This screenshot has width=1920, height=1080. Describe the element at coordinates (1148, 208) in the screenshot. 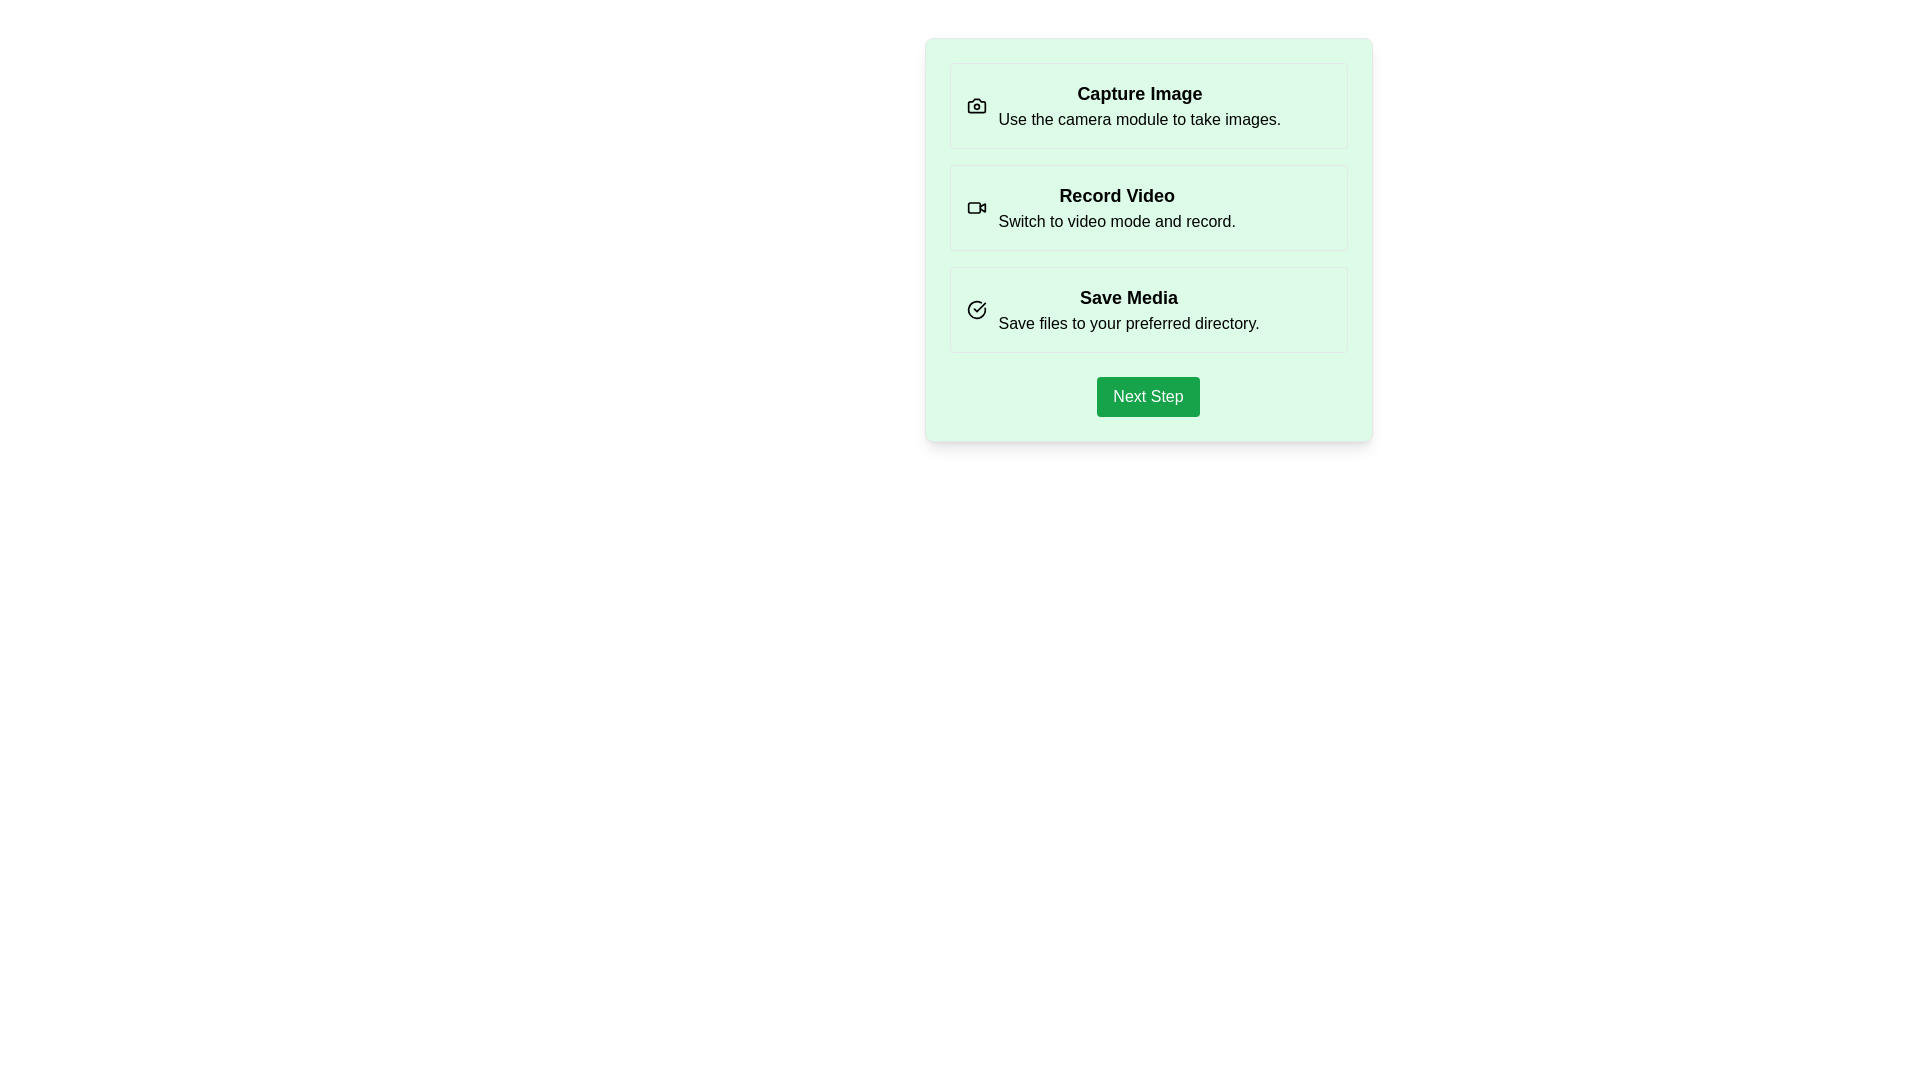

I see `the 'Record Video' descriptive text block with a video camera icon, which is located below the 'Capture Image' option and above 'Save Media' in the UI` at that location.